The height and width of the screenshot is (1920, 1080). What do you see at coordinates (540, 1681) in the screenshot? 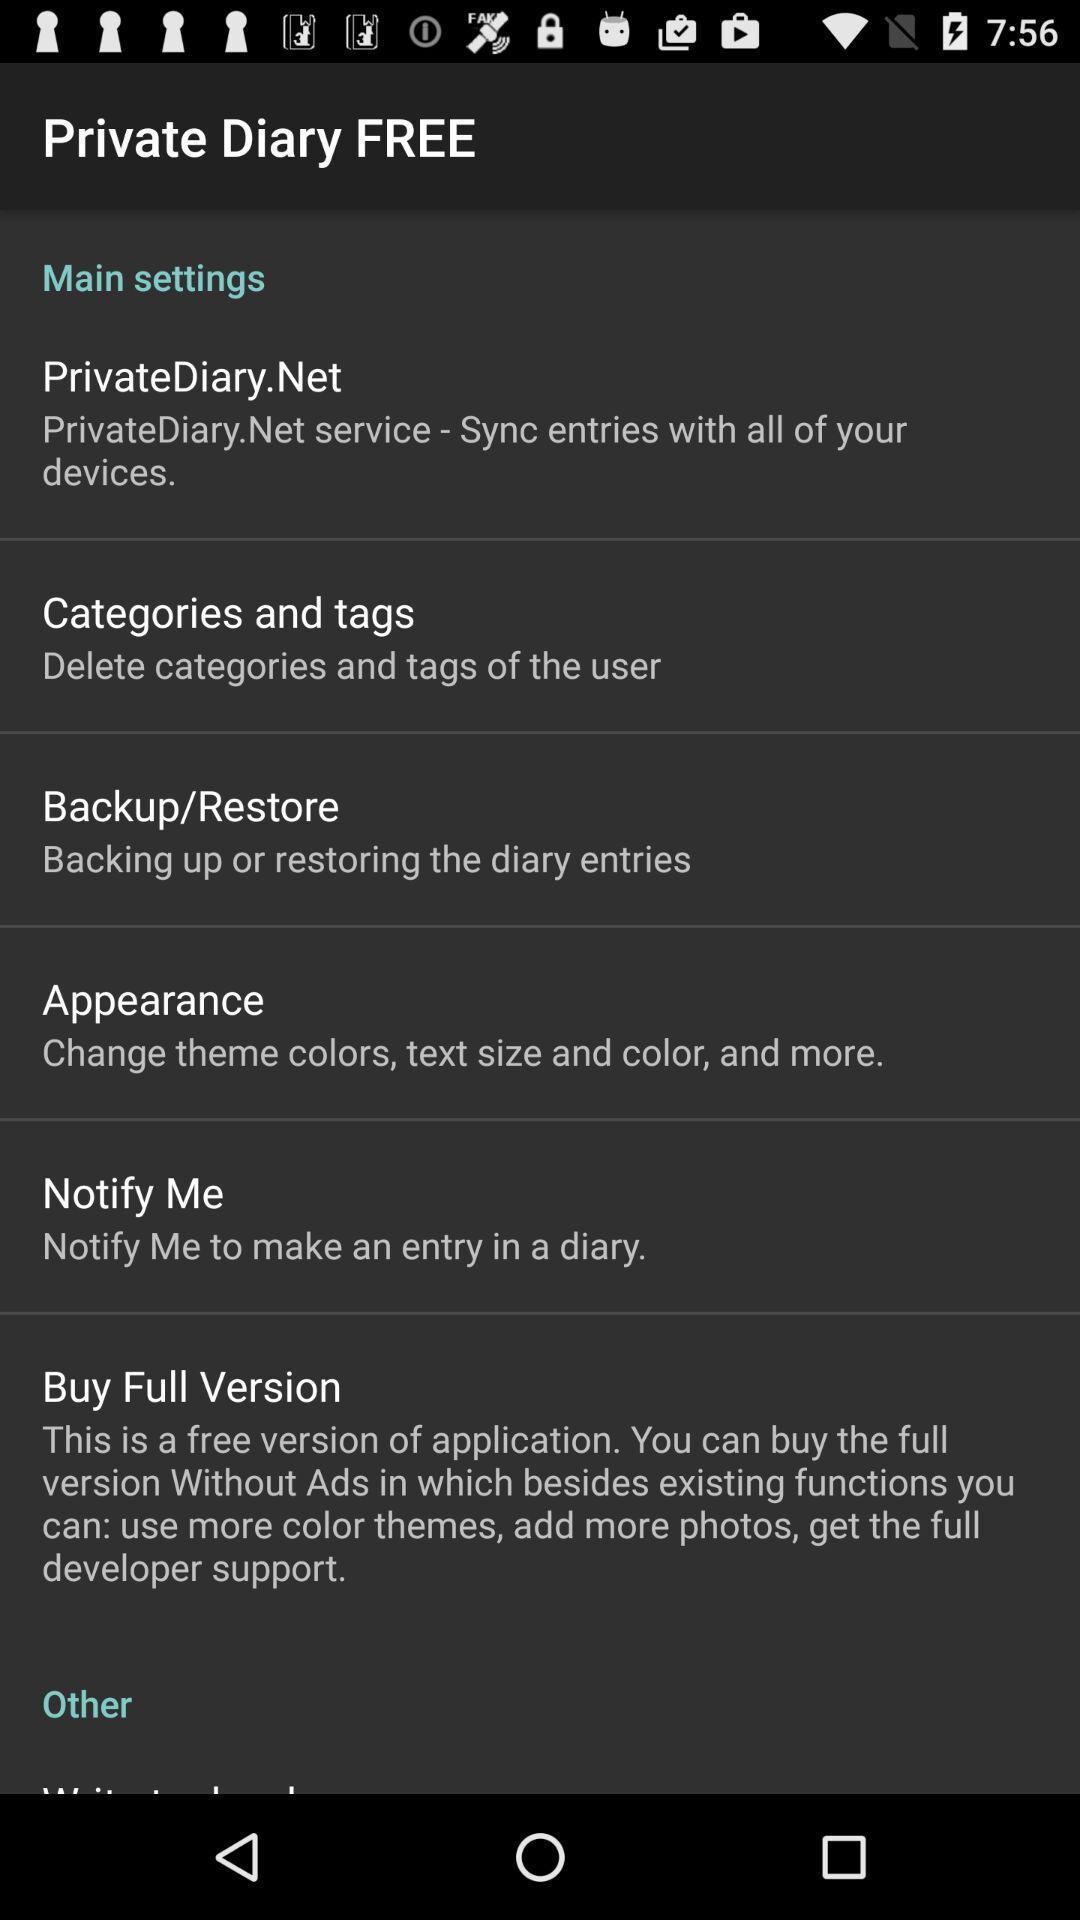
I see `icon above the write to developer app` at bounding box center [540, 1681].